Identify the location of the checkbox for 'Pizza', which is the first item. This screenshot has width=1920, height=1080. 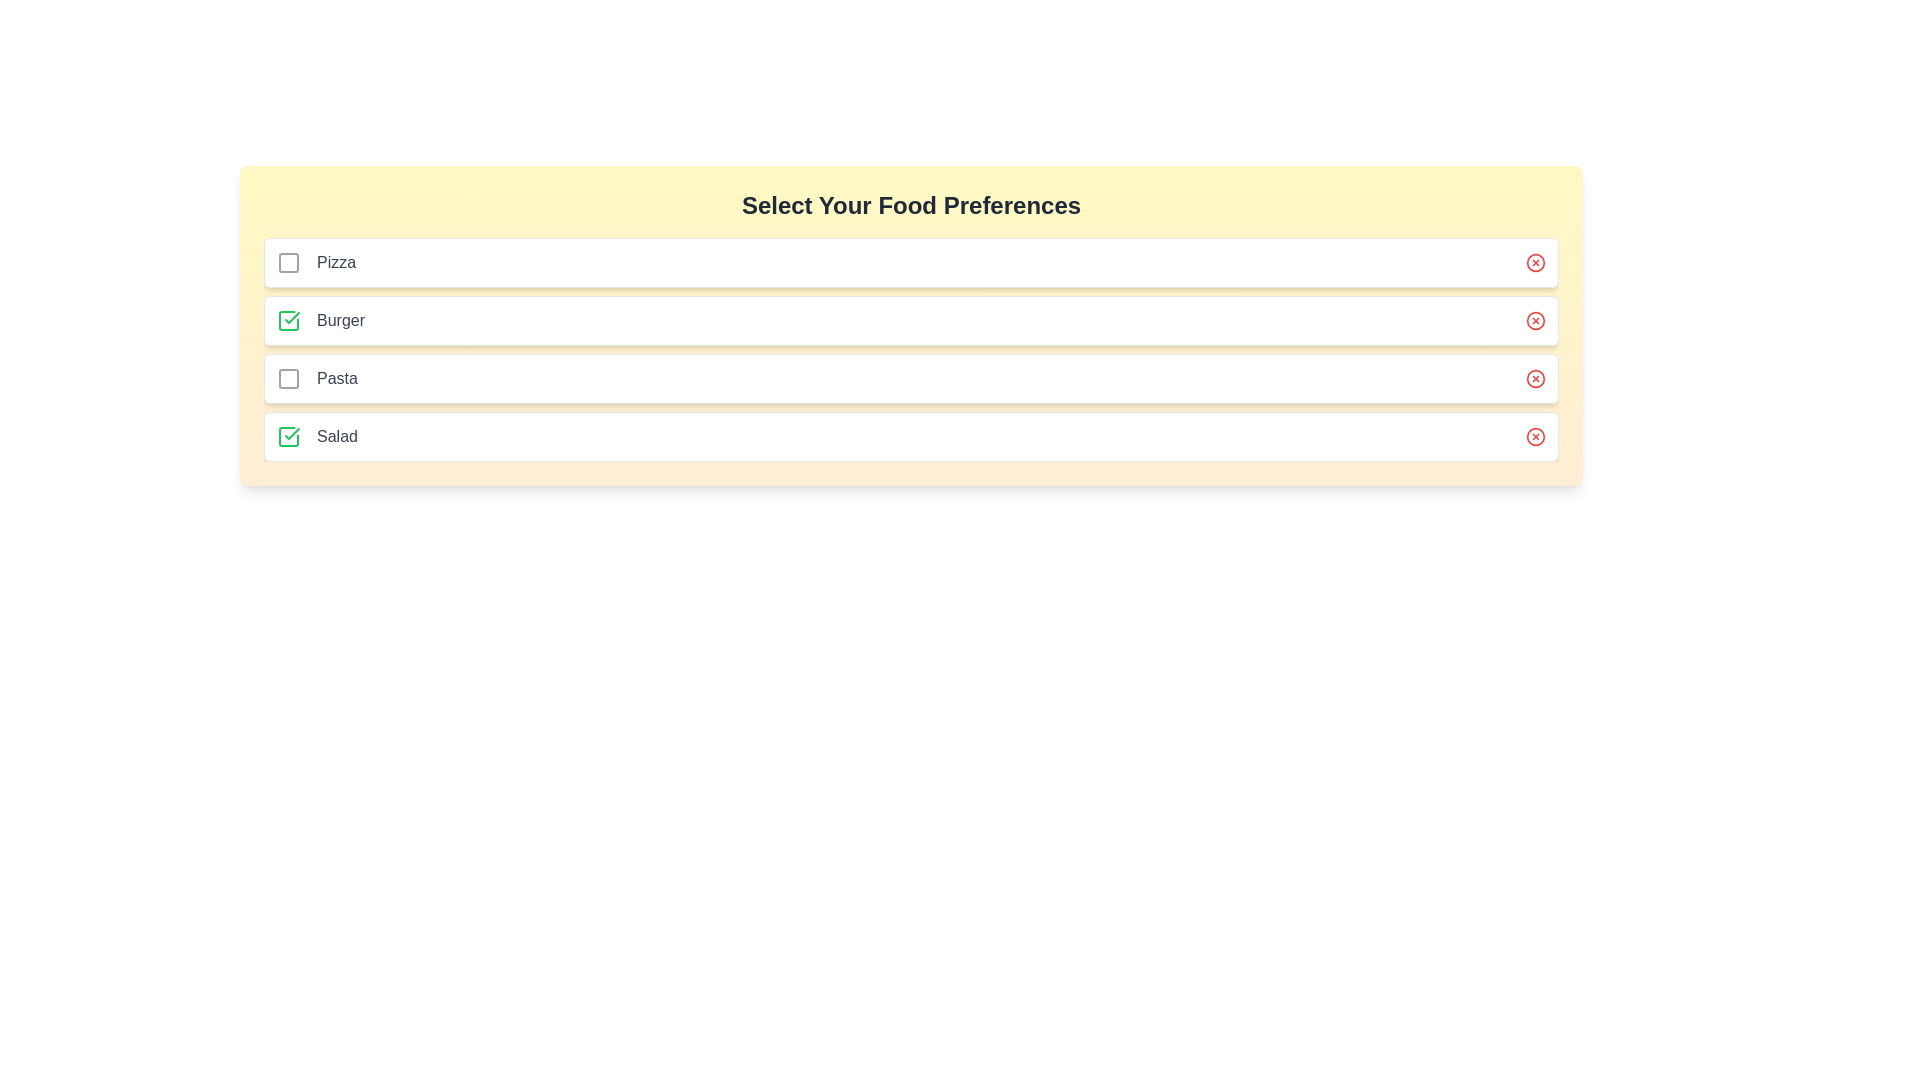
(287, 261).